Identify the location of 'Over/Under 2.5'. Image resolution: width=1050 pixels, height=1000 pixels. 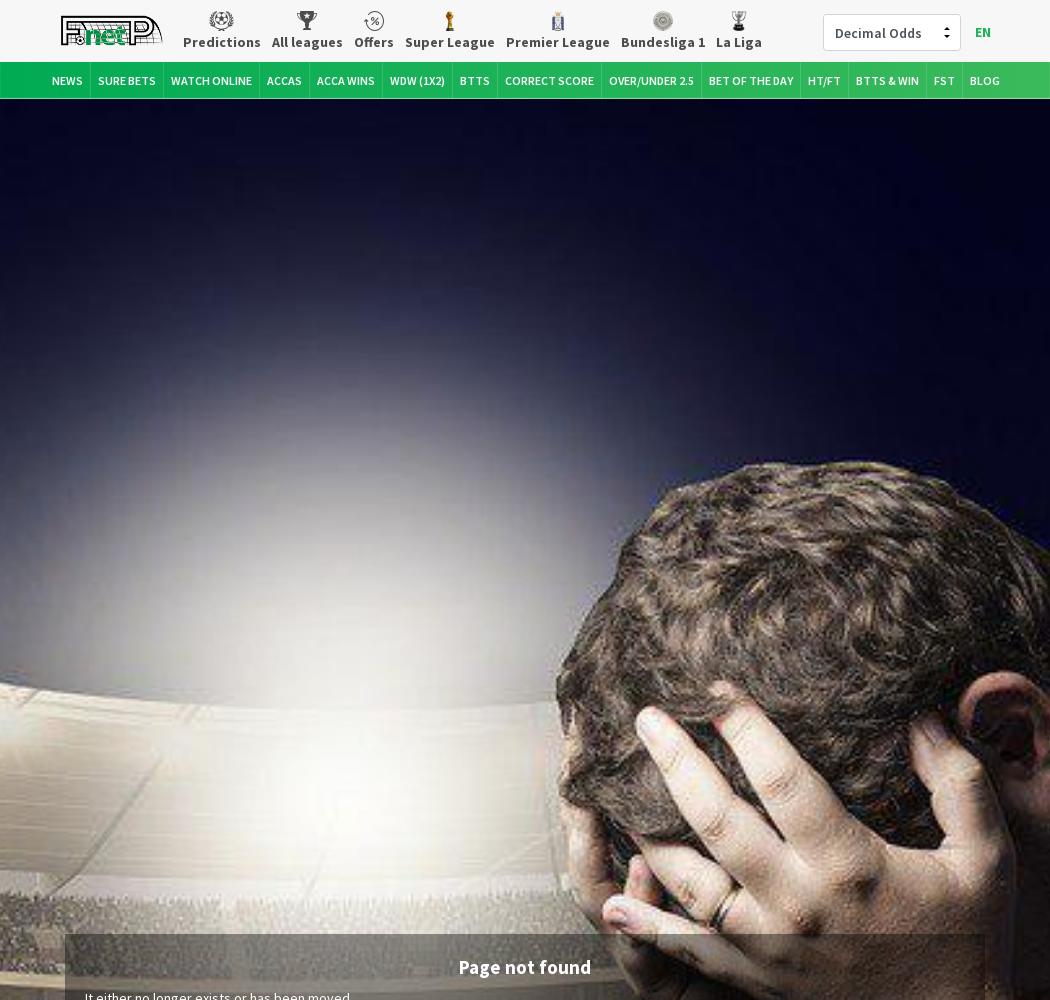
(650, 78).